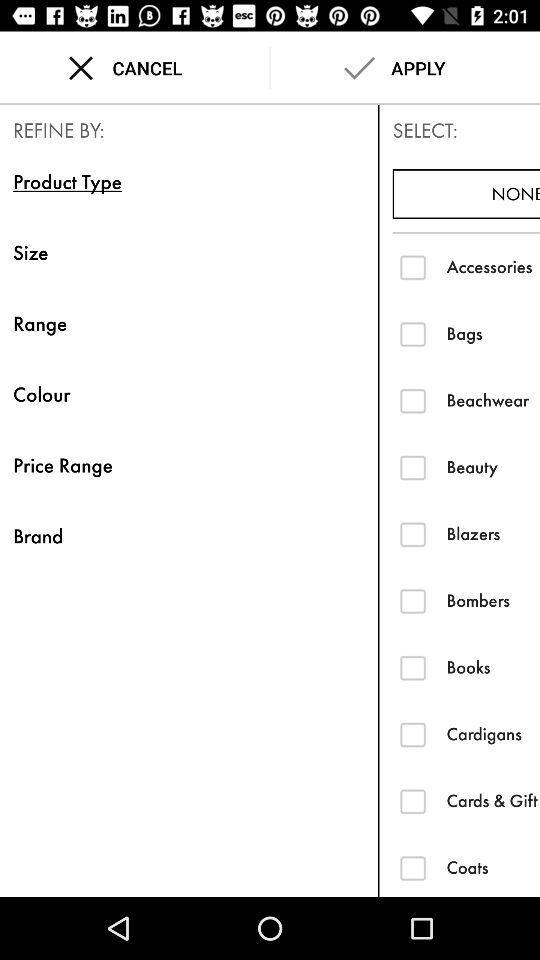  Describe the element at coordinates (412, 801) in the screenshot. I see `pay with gift card` at that location.